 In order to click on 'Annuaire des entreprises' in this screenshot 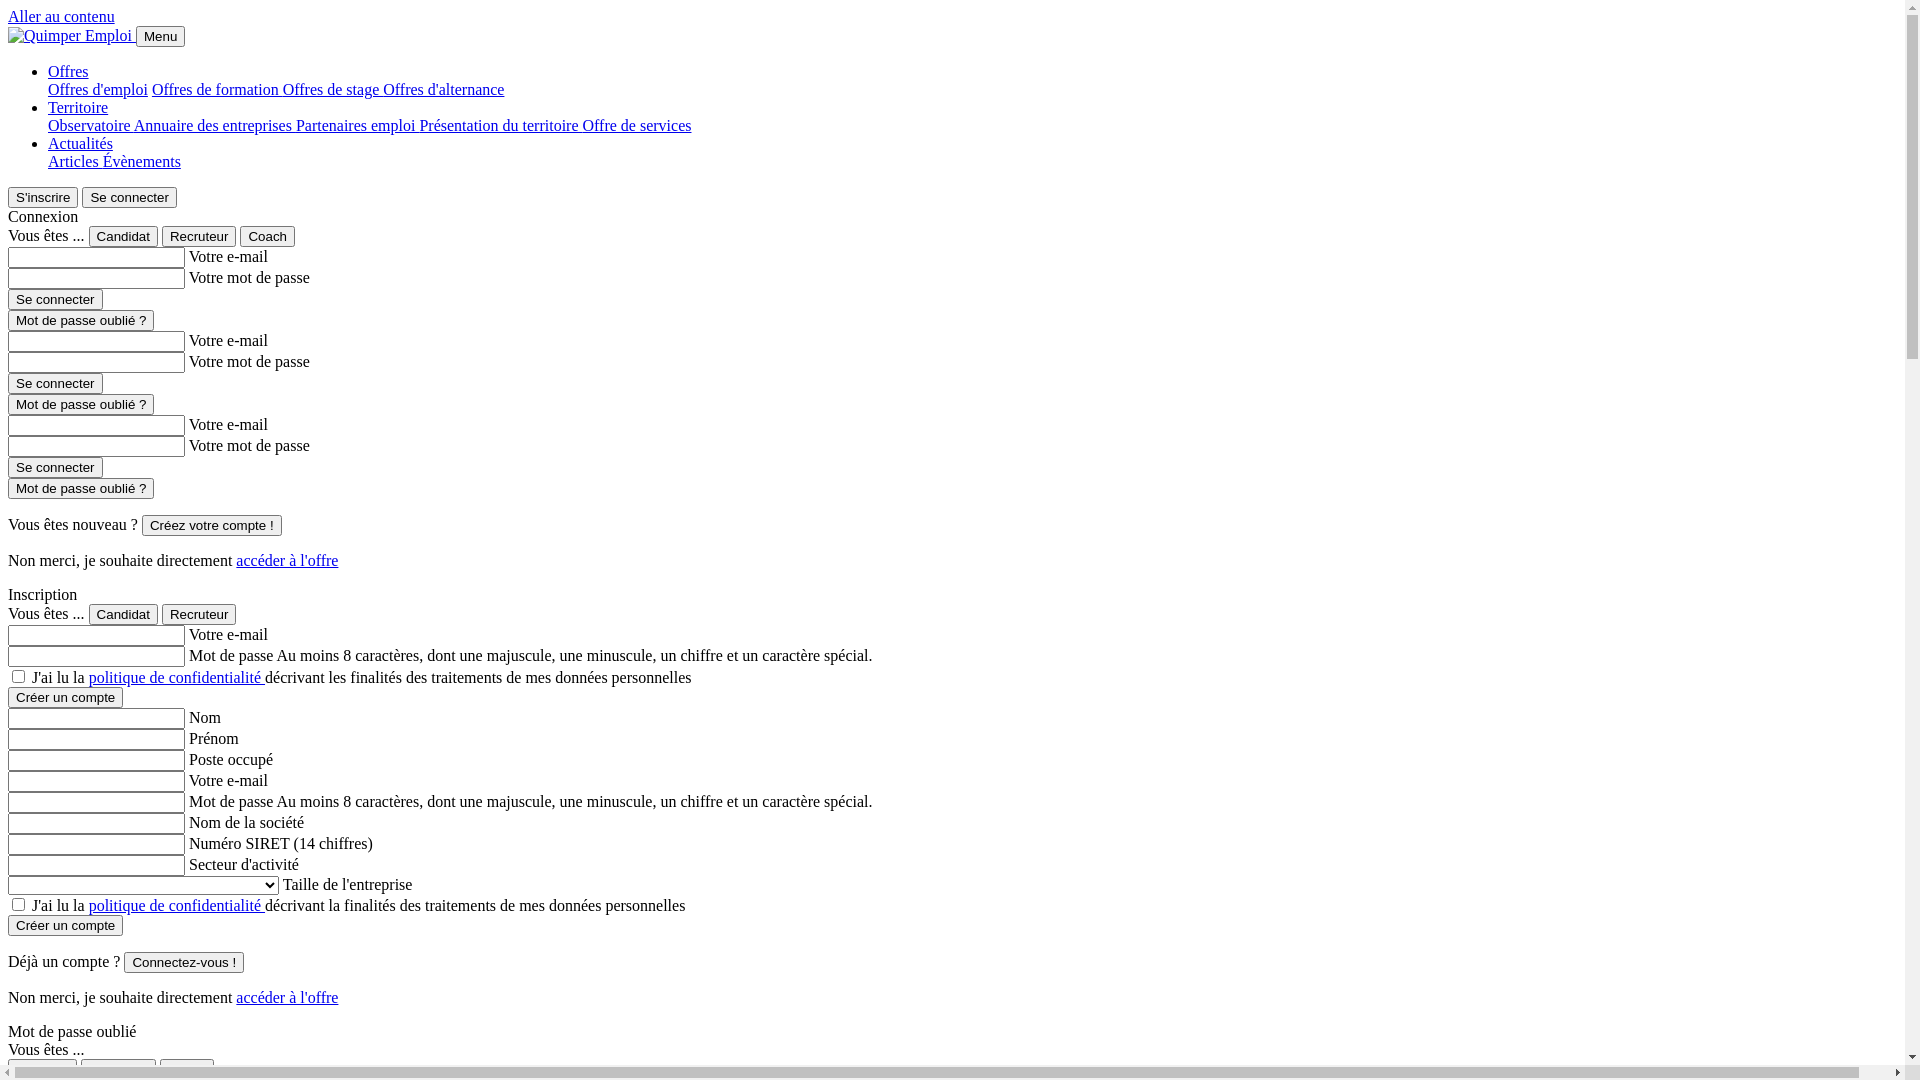, I will do `click(133, 125)`.